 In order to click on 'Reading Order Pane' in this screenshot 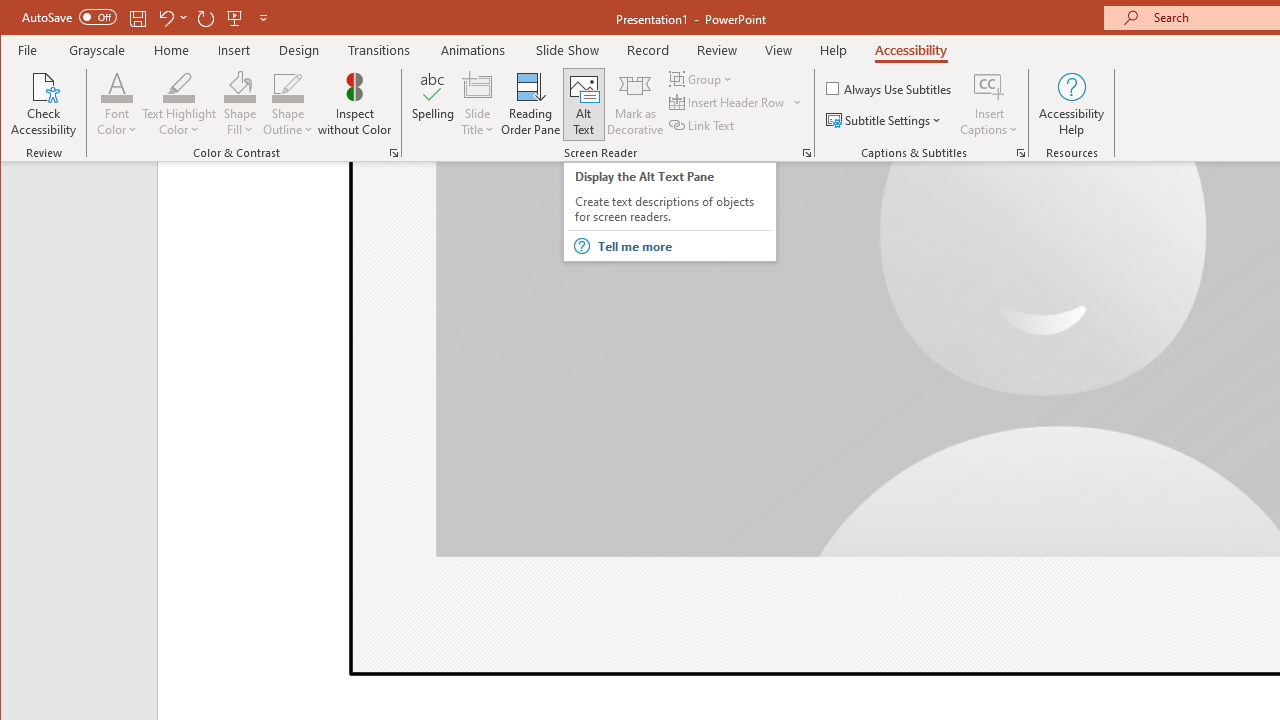, I will do `click(531, 104)`.